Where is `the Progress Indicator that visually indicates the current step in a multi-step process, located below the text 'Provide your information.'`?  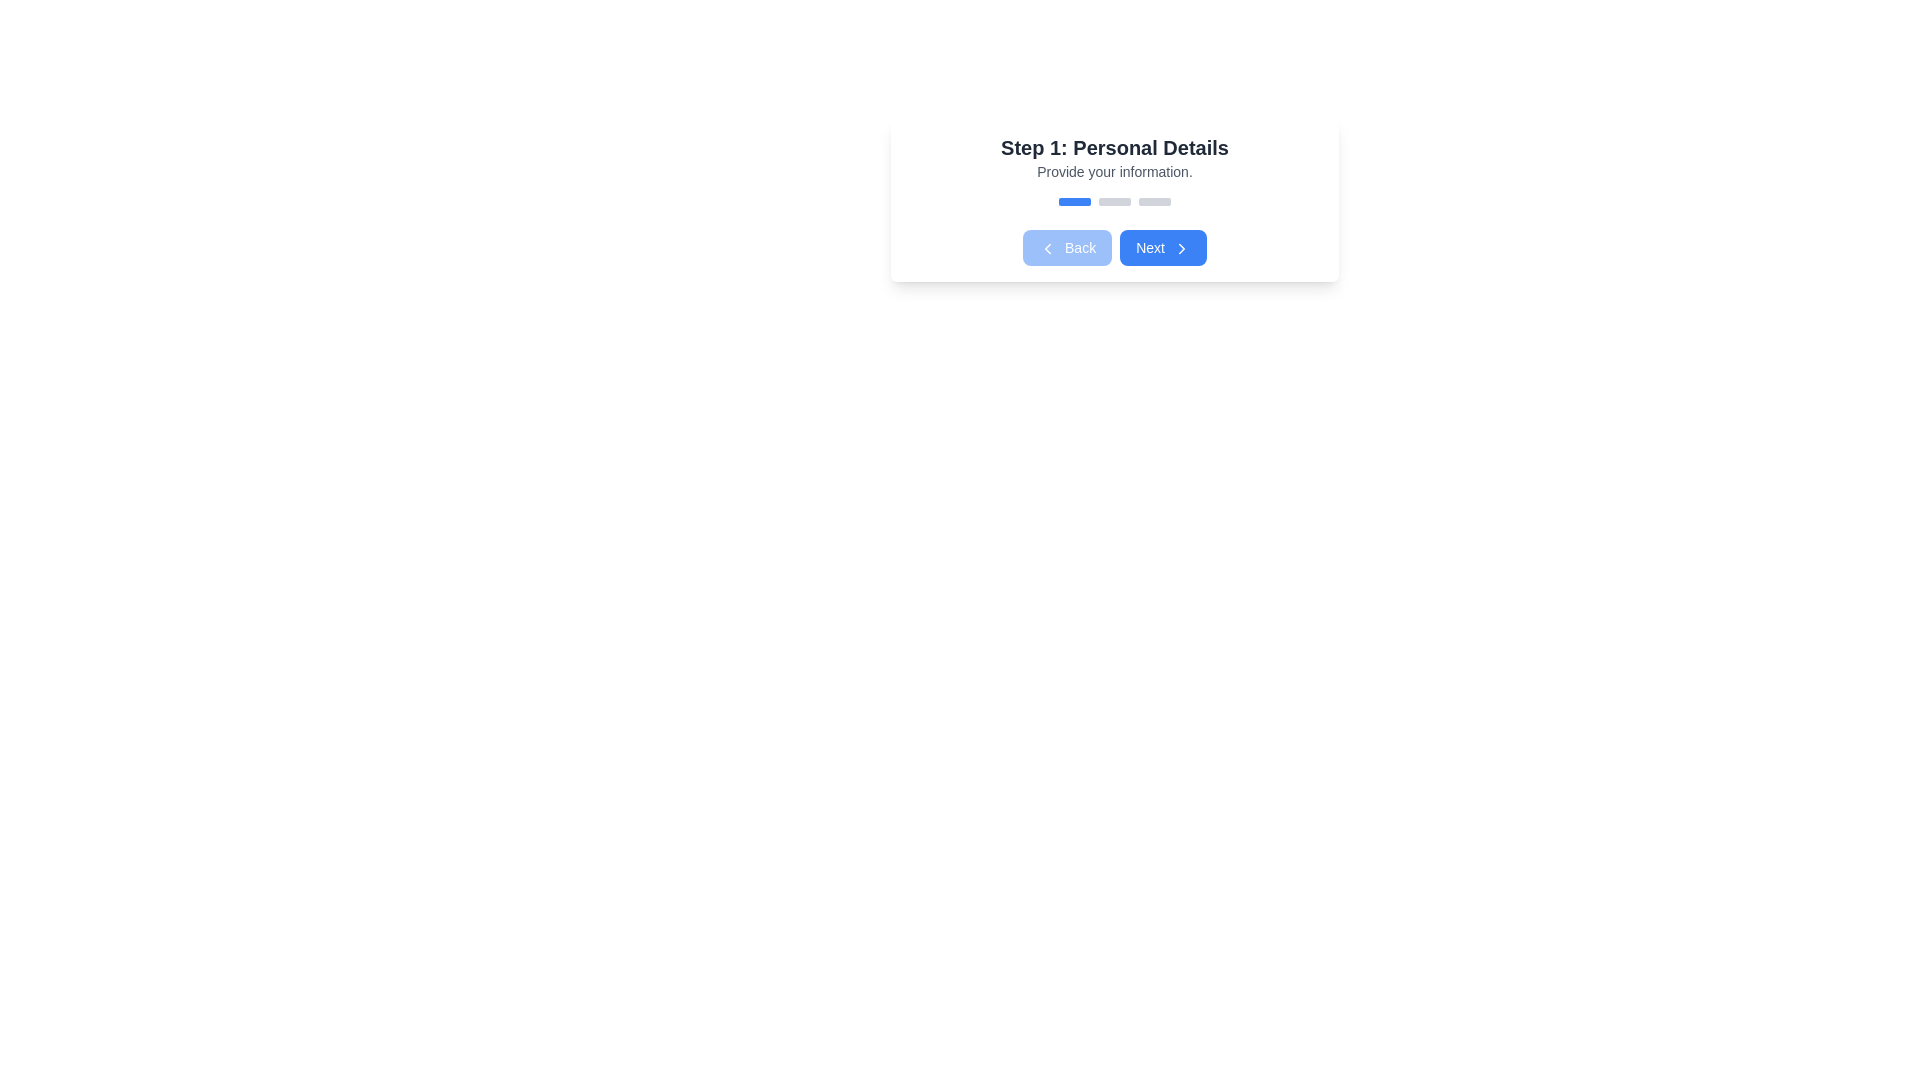
the Progress Indicator that visually indicates the current step in a multi-step process, located below the text 'Provide your information.' is located at coordinates (1113, 201).